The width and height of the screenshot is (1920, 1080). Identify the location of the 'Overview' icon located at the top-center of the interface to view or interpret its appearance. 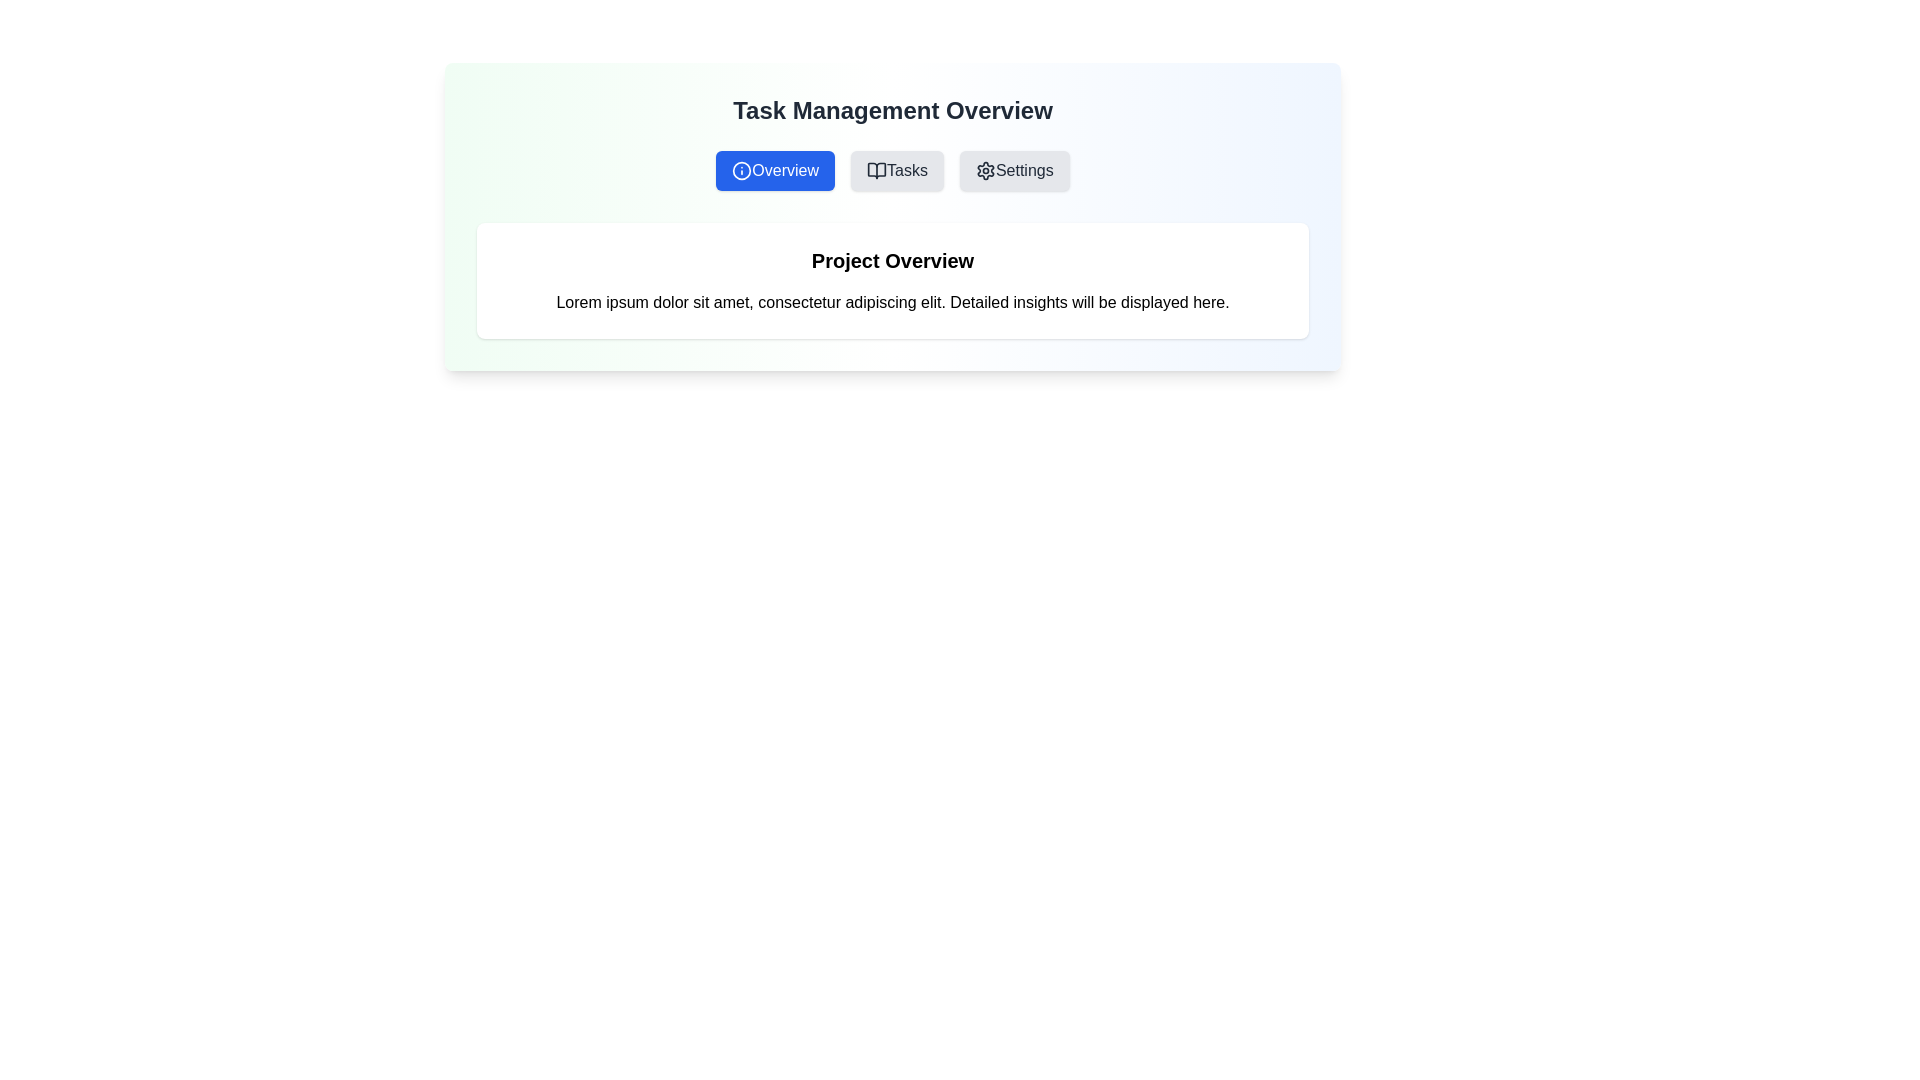
(741, 169).